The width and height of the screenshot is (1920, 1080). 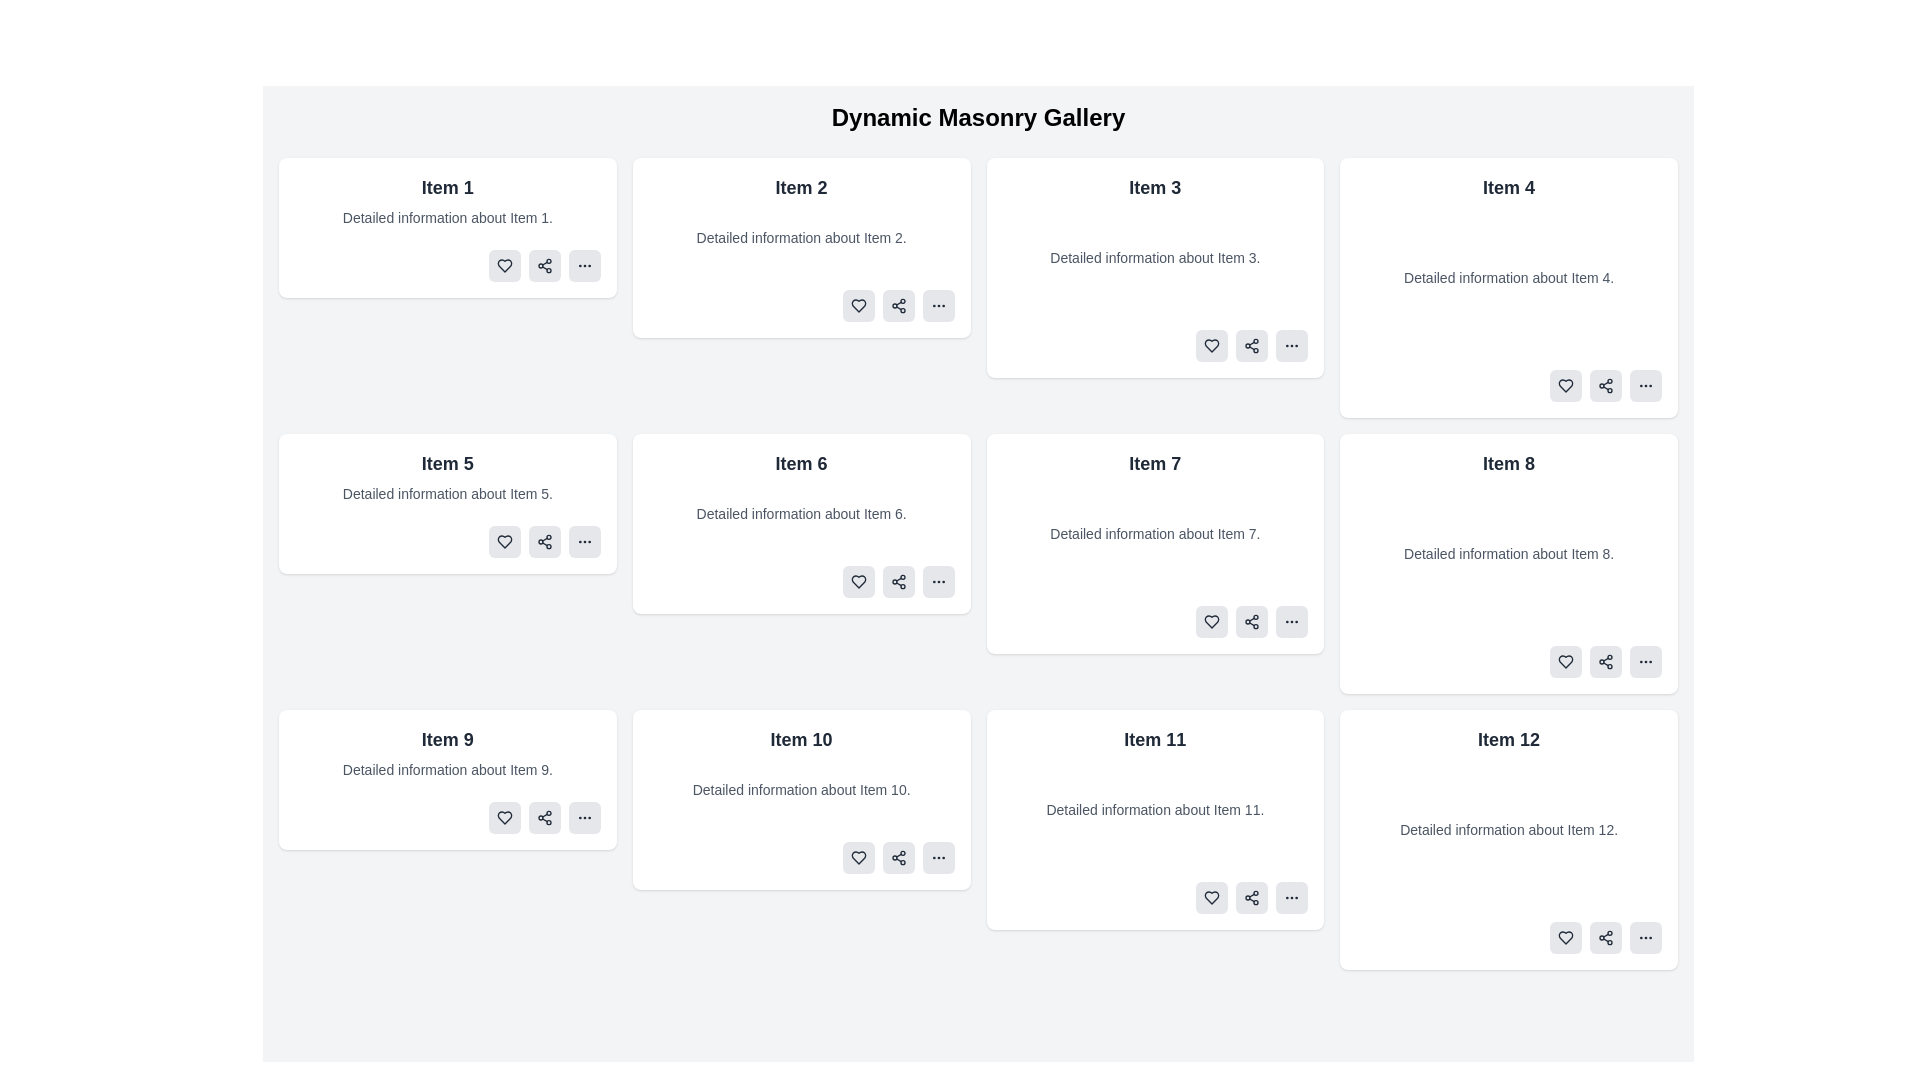 What do you see at coordinates (801, 740) in the screenshot?
I see `the text label reading 'Item 10', which is styled in bold and large dark gray font and located at the top of a card component in the third row and second column of a grid` at bounding box center [801, 740].